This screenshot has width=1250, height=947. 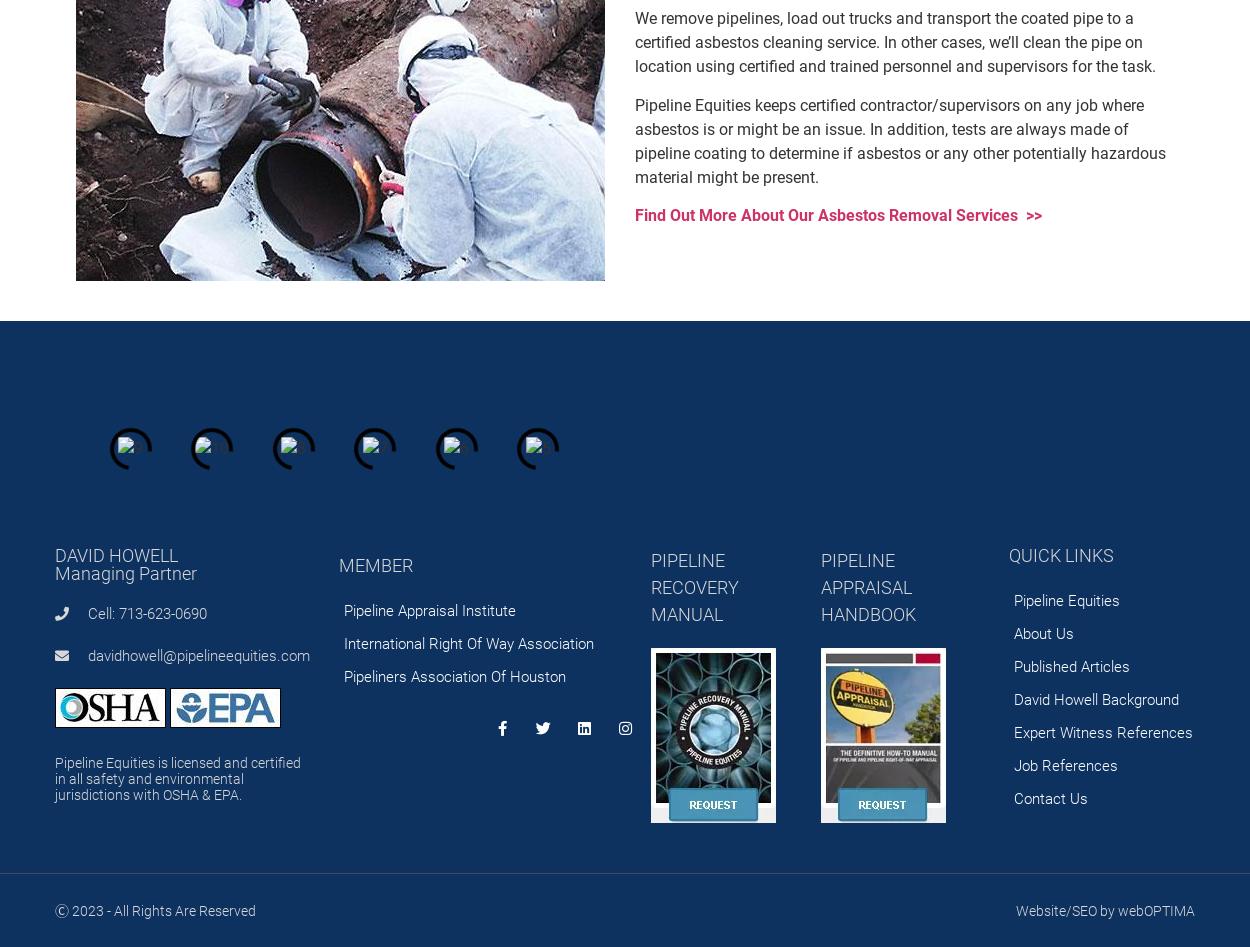 I want to click on 'Expert Witness References', so click(x=1102, y=731).